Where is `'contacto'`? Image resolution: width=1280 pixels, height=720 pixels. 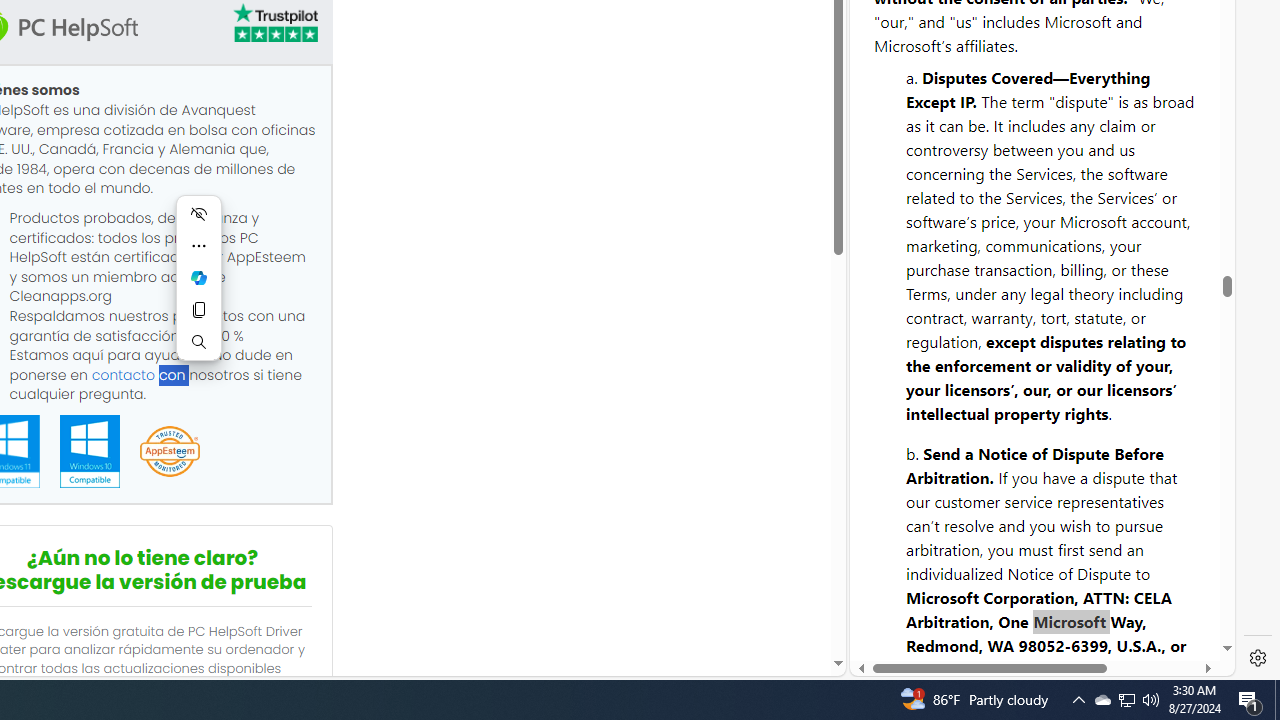
'contacto' is located at coordinates (122, 374).